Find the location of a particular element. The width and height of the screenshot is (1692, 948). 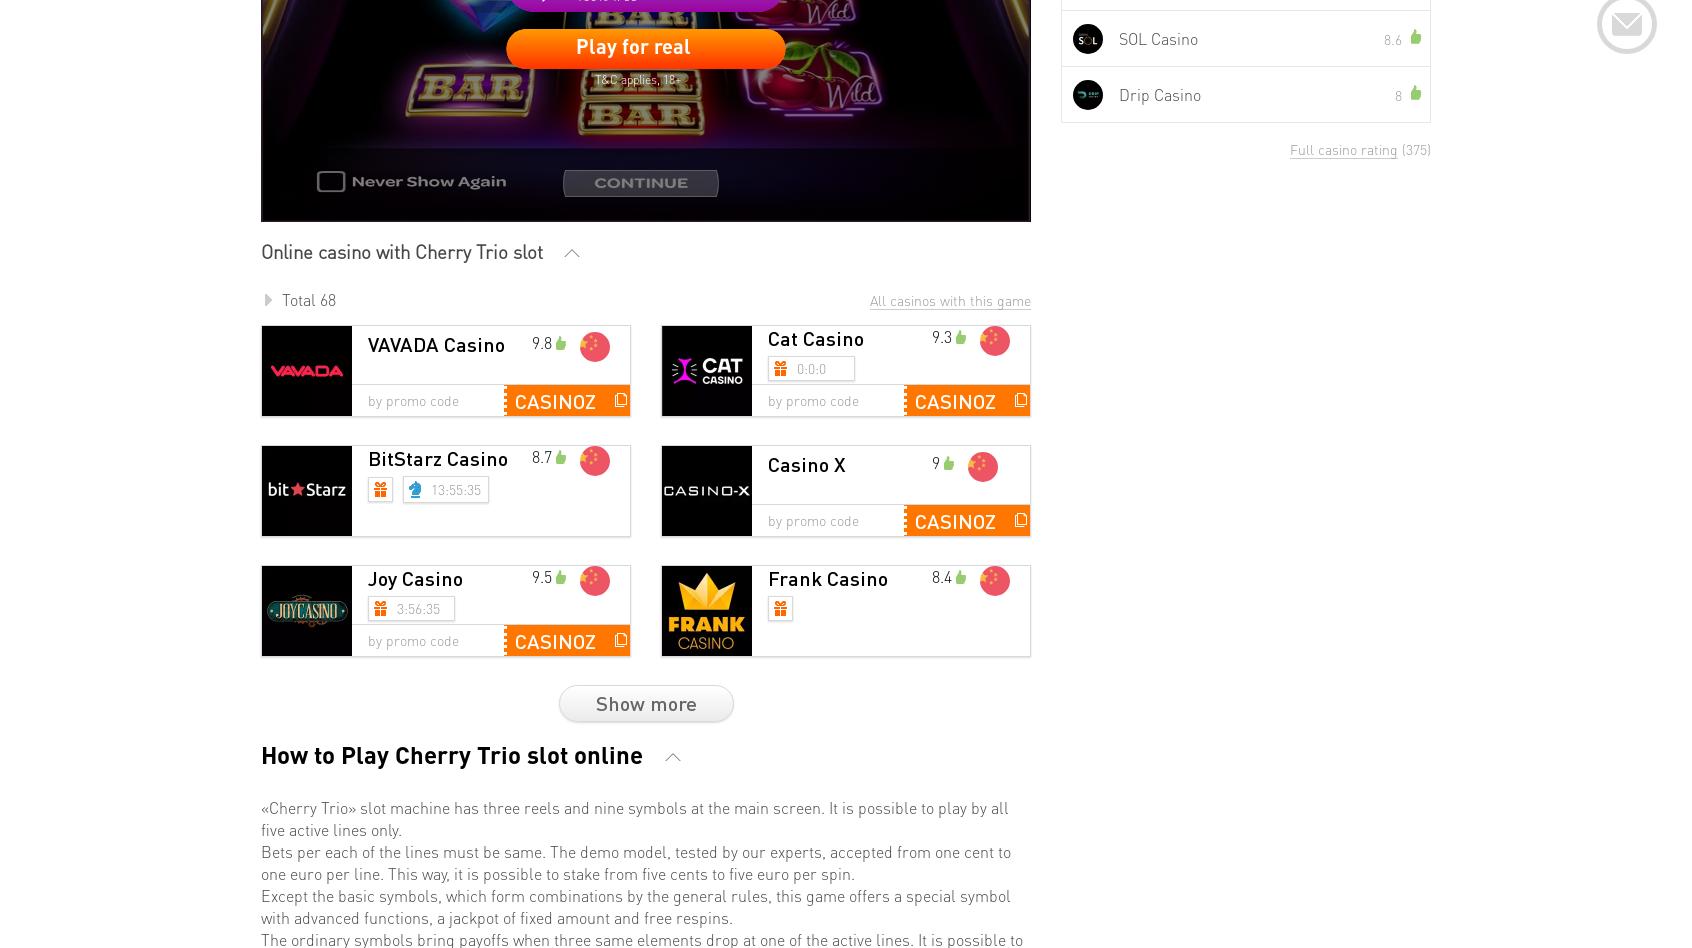

'How to Play Cherry Trio slot online' is located at coordinates (453, 753).